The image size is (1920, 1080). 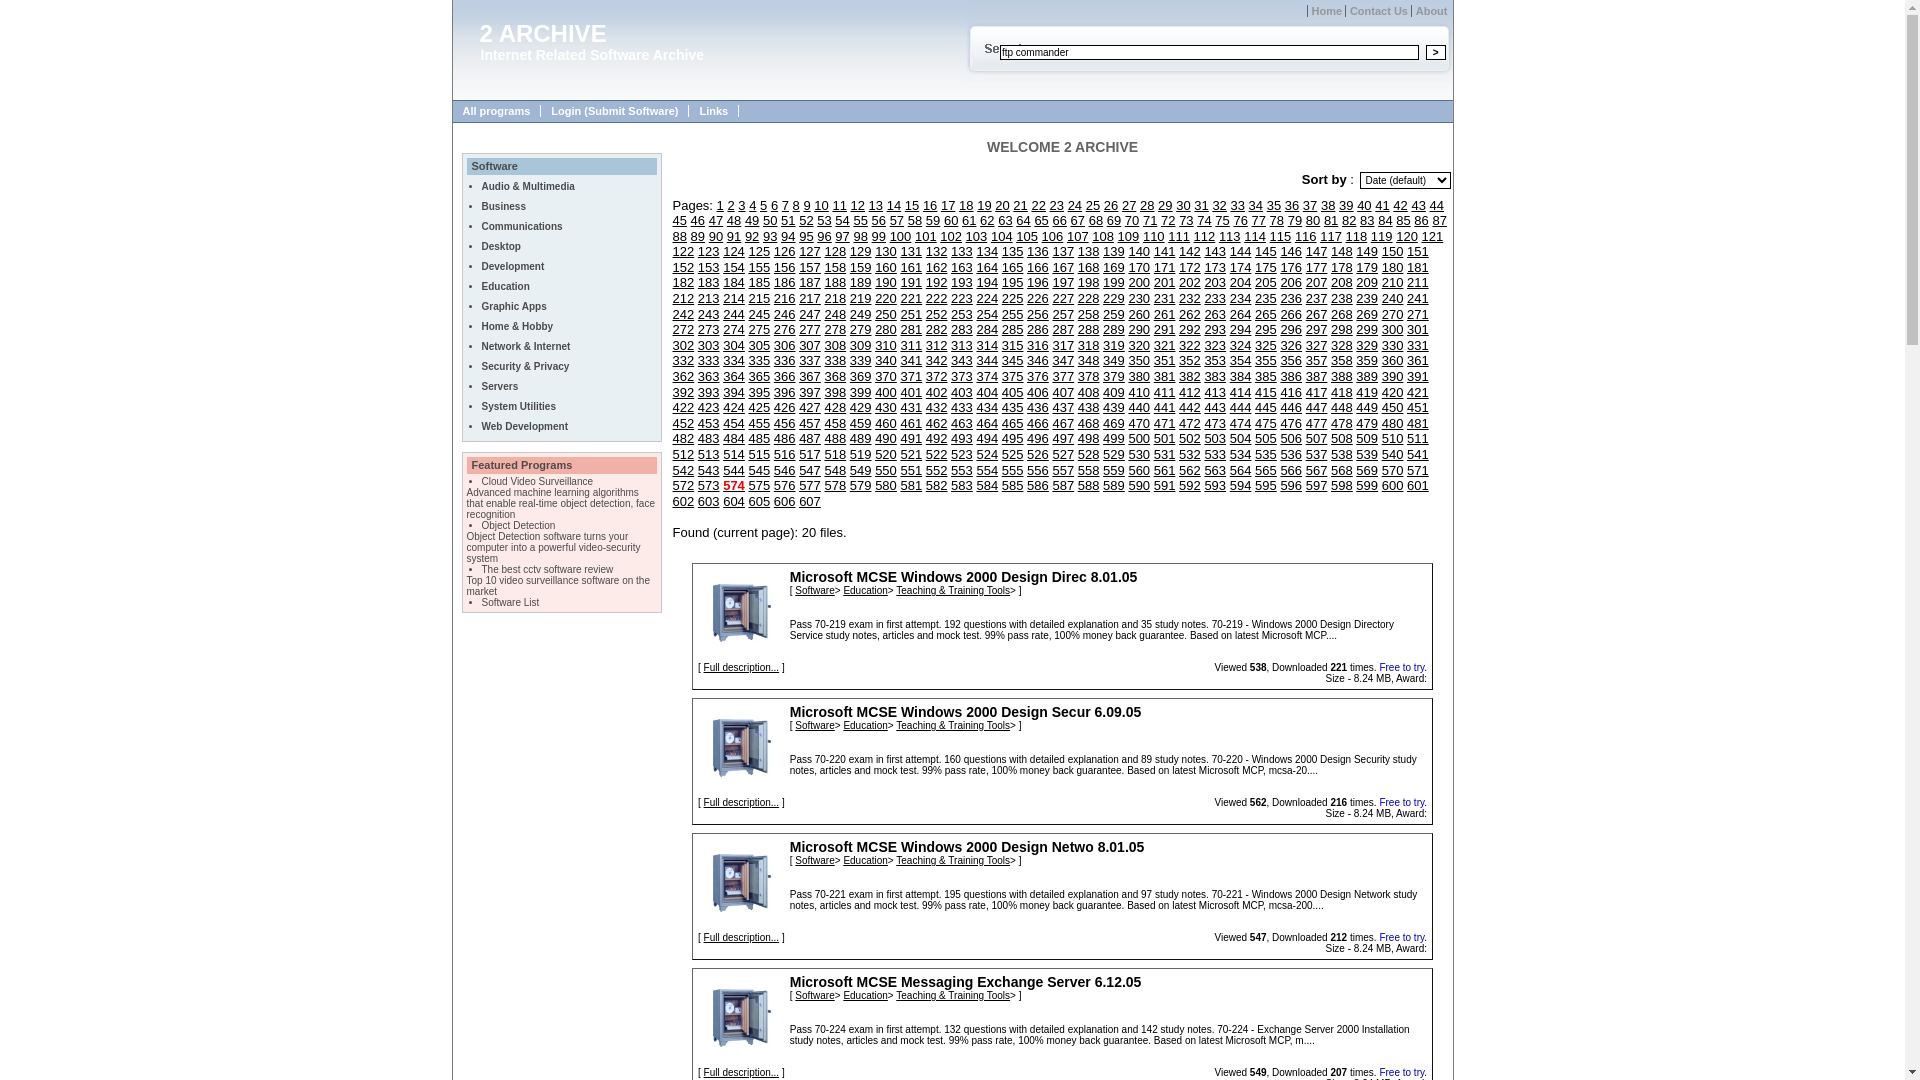 What do you see at coordinates (526, 345) in the screenshot?
I see `'Network & Internet'` at bounding box center [526, 345].